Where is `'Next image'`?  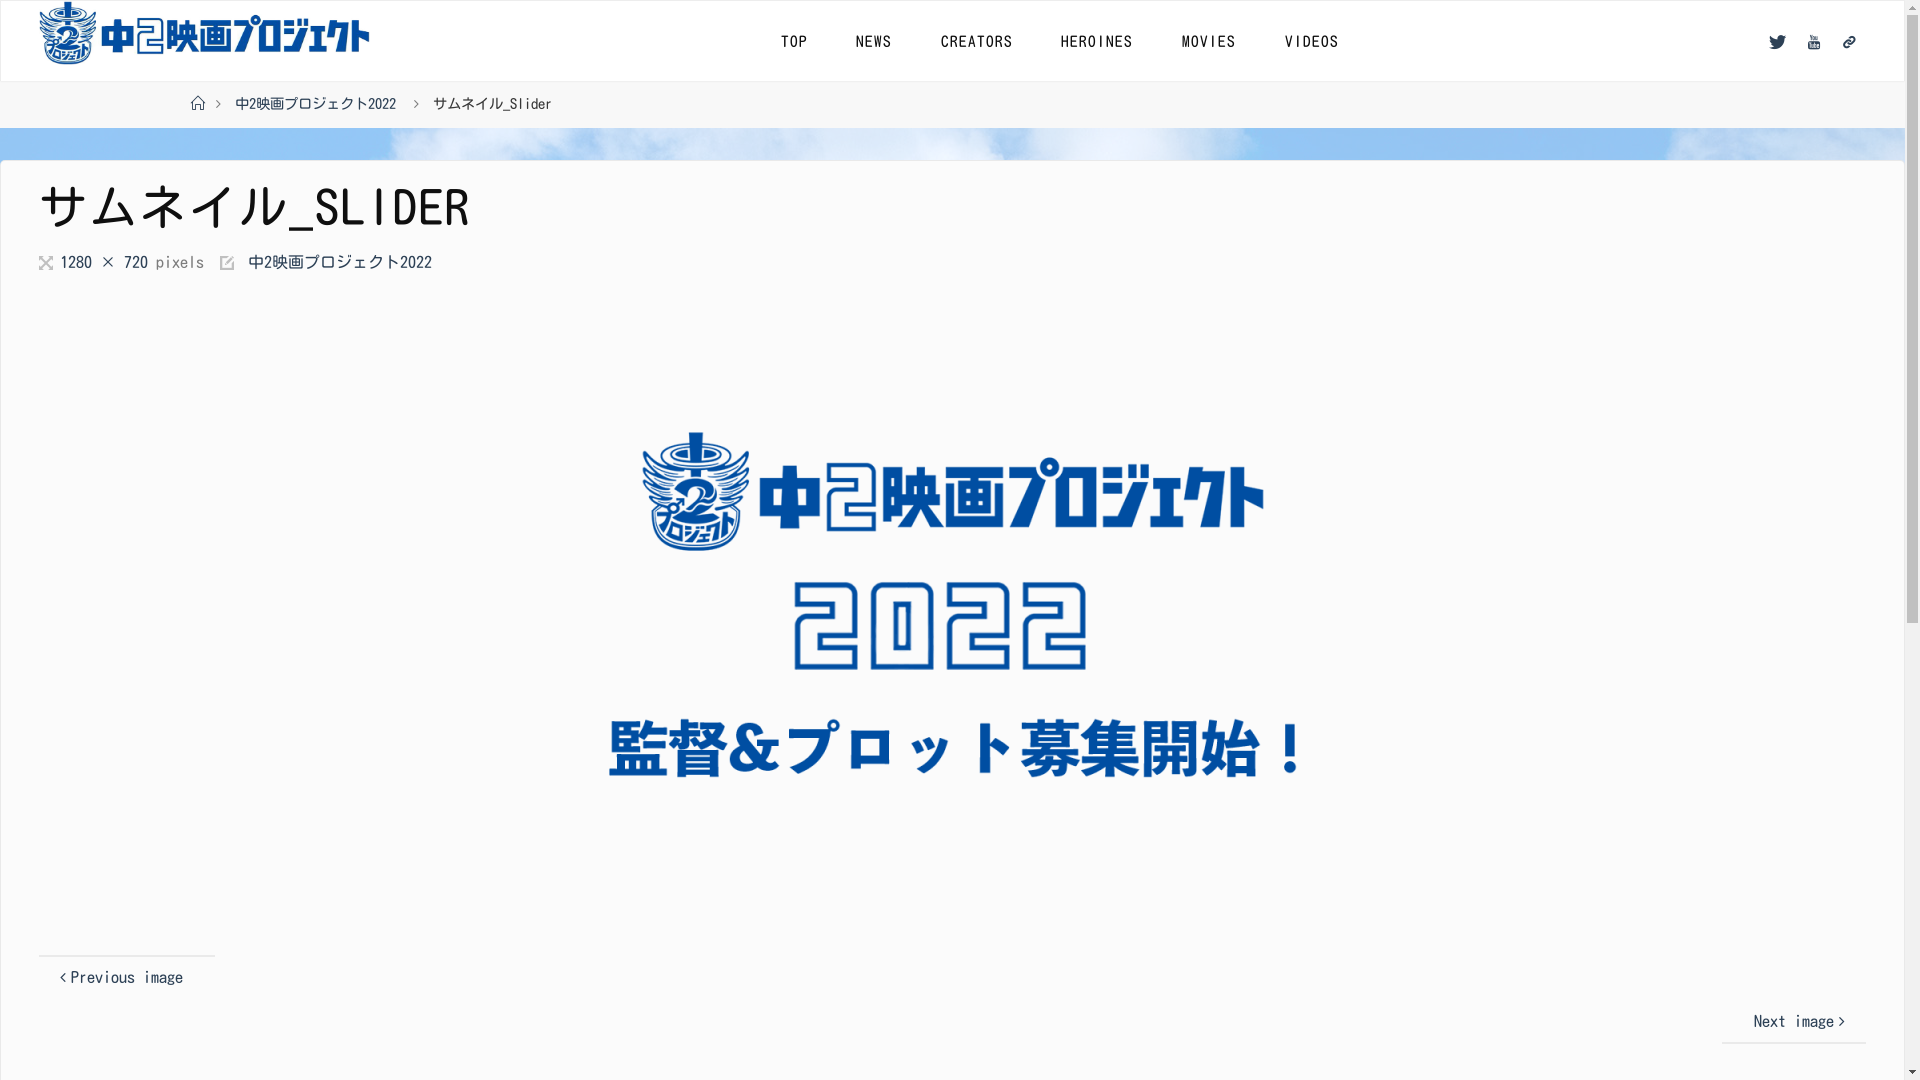
'Next image' is located at coordinates (1721, 1021).